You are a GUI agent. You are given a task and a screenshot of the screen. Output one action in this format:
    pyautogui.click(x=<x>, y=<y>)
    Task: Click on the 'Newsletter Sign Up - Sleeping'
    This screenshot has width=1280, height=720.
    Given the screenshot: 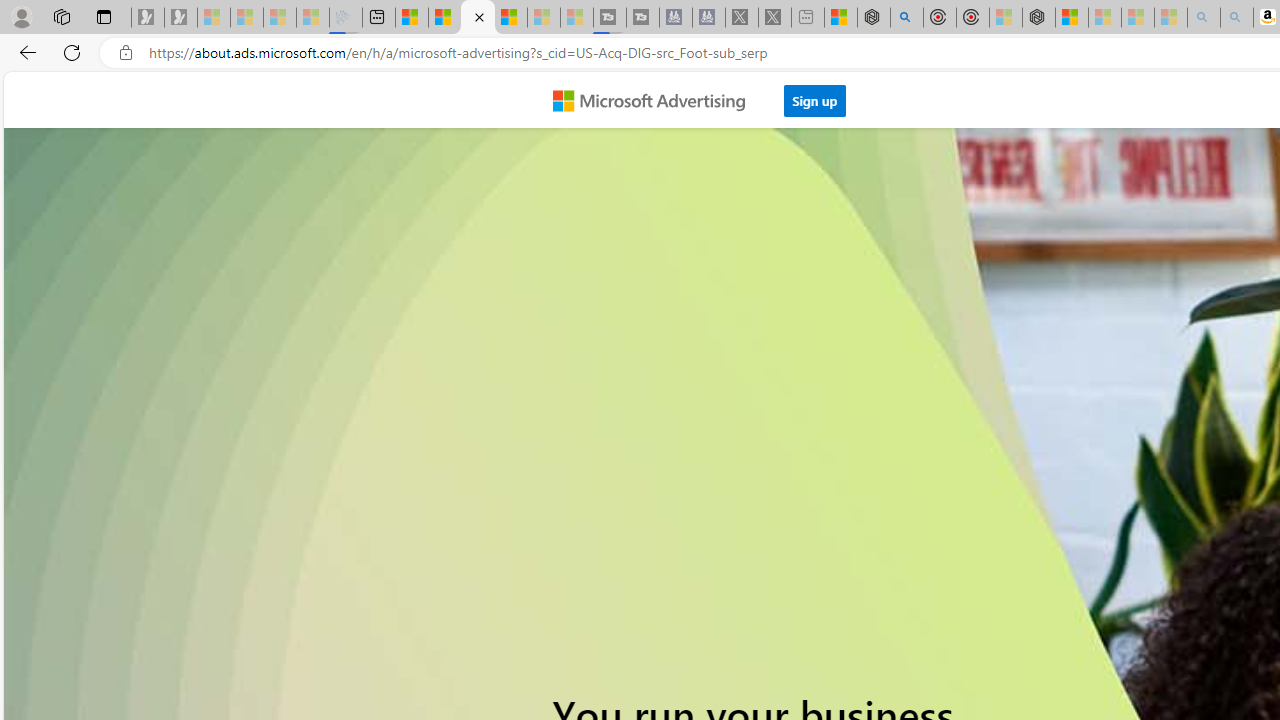 What is the action you would take?
    pyautogui.click(x=181, y=17)
    